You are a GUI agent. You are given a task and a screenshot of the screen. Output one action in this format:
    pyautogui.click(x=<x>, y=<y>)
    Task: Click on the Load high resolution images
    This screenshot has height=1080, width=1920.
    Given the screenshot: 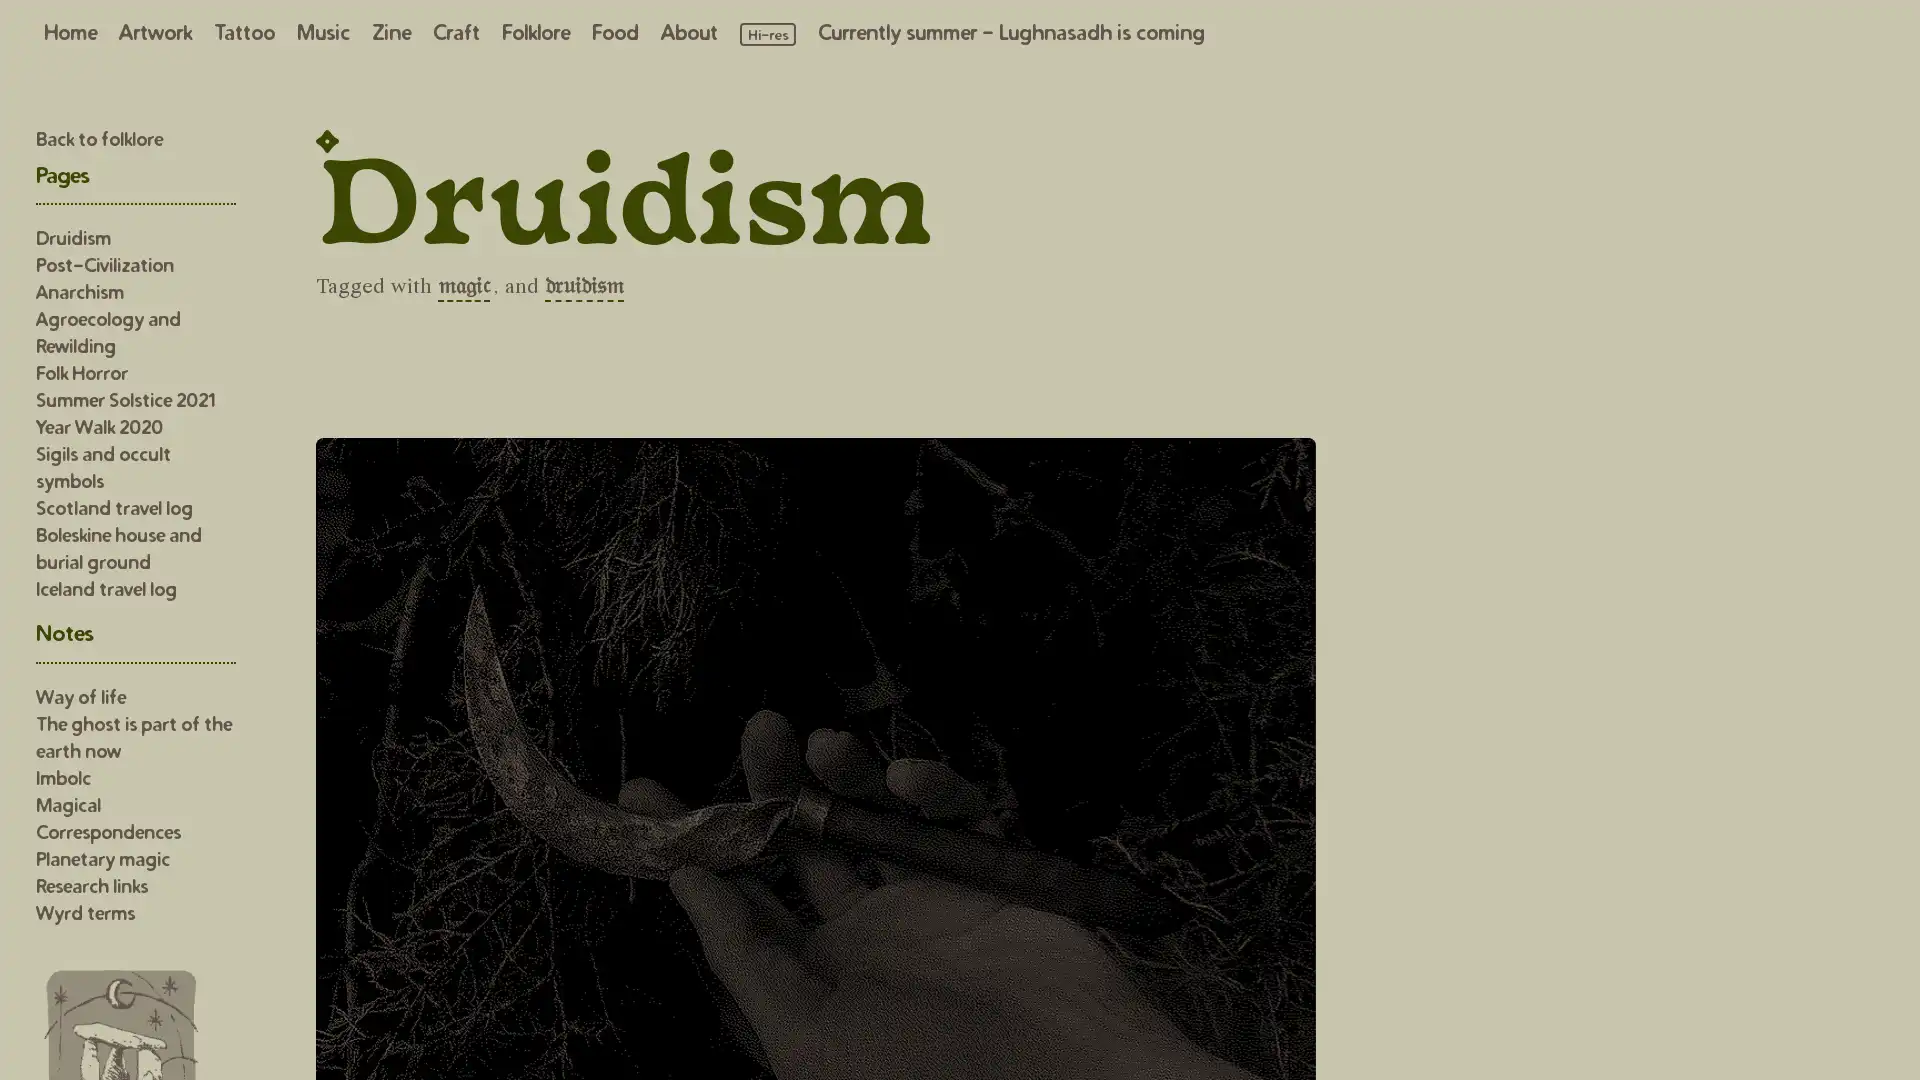 What is the action you would take?
    pyautogui.click(x=767, y=34)
    